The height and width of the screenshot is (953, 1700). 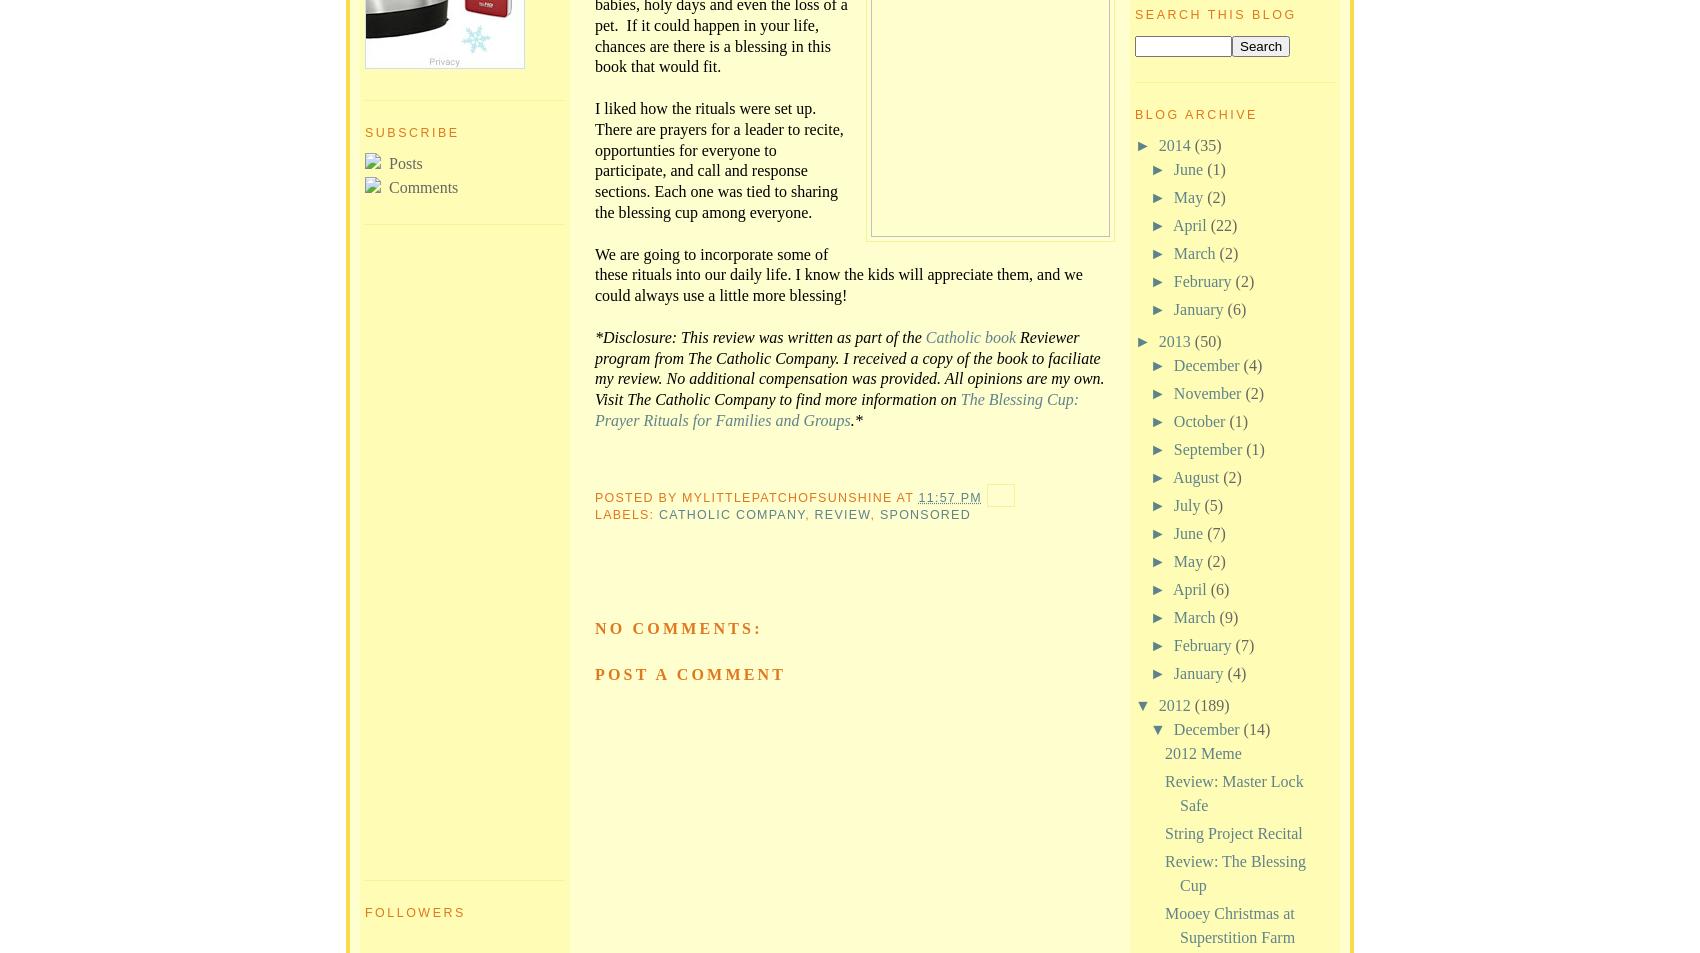 I want to click on 'Subscribe', so click(x=411, y=132).